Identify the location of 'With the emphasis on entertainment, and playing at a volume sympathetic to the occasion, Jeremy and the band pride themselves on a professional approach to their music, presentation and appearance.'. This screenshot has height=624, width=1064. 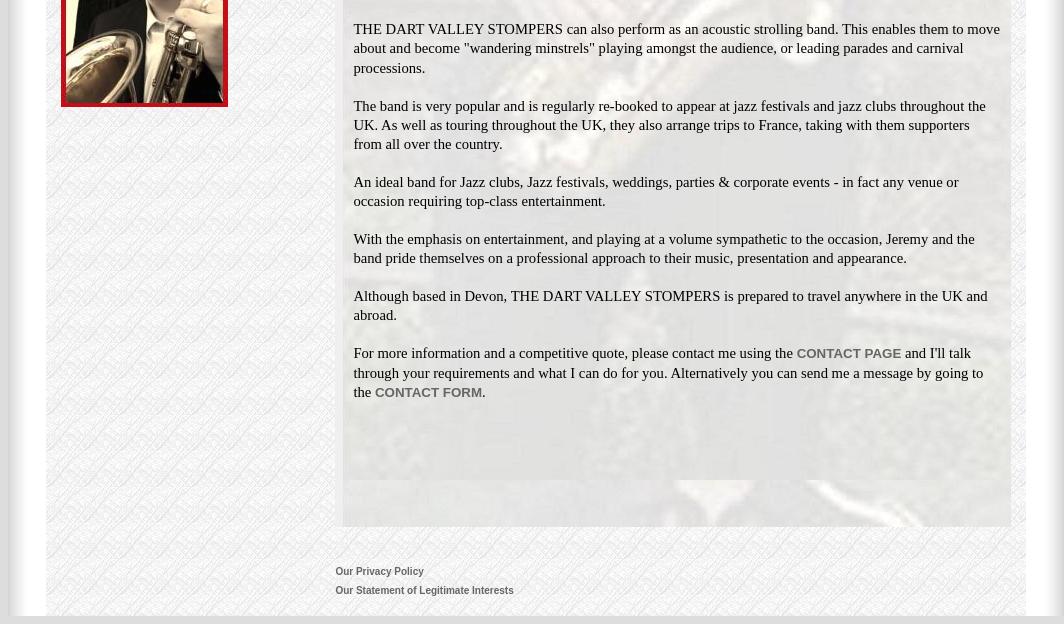
(663, 247).